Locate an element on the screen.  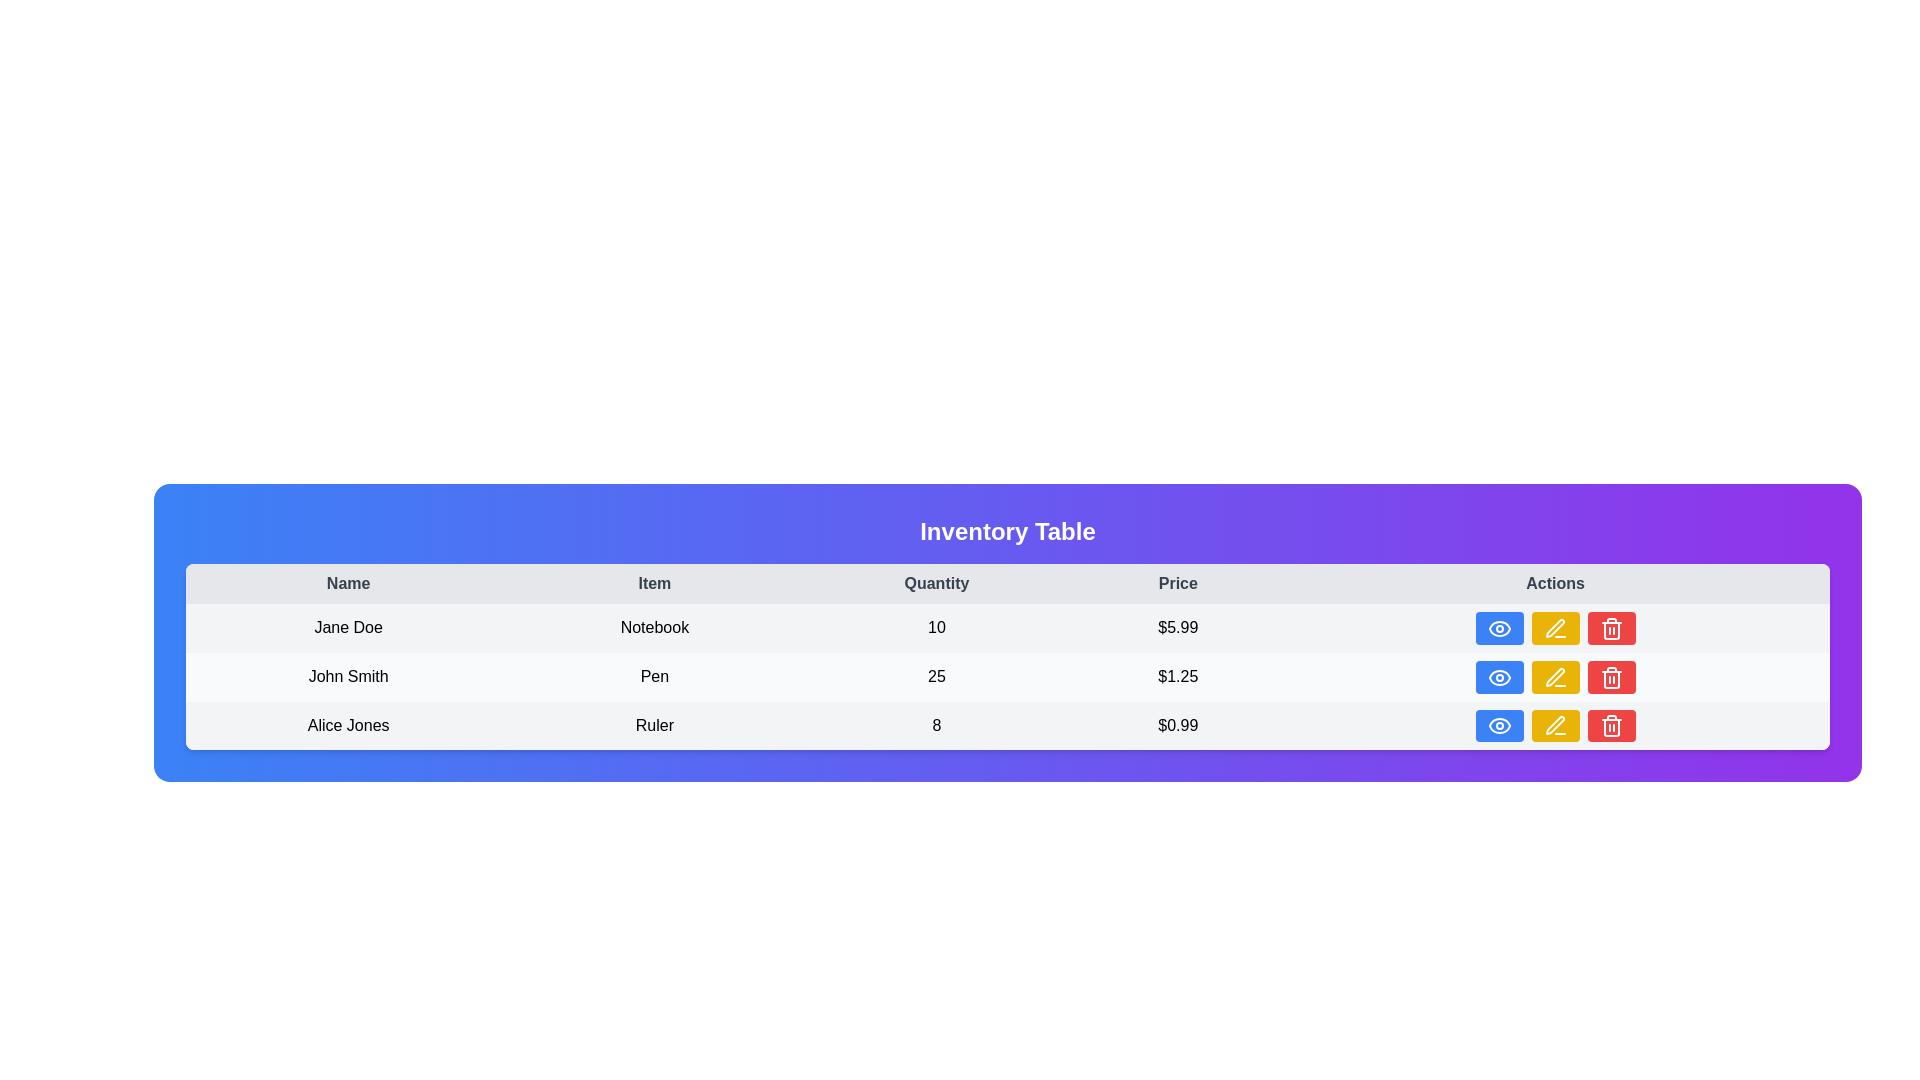
the Text Label element displaying 'Jane Doe' in the first column of the second row within a table, which is centered in the interface is located at coordinates (348, 627).